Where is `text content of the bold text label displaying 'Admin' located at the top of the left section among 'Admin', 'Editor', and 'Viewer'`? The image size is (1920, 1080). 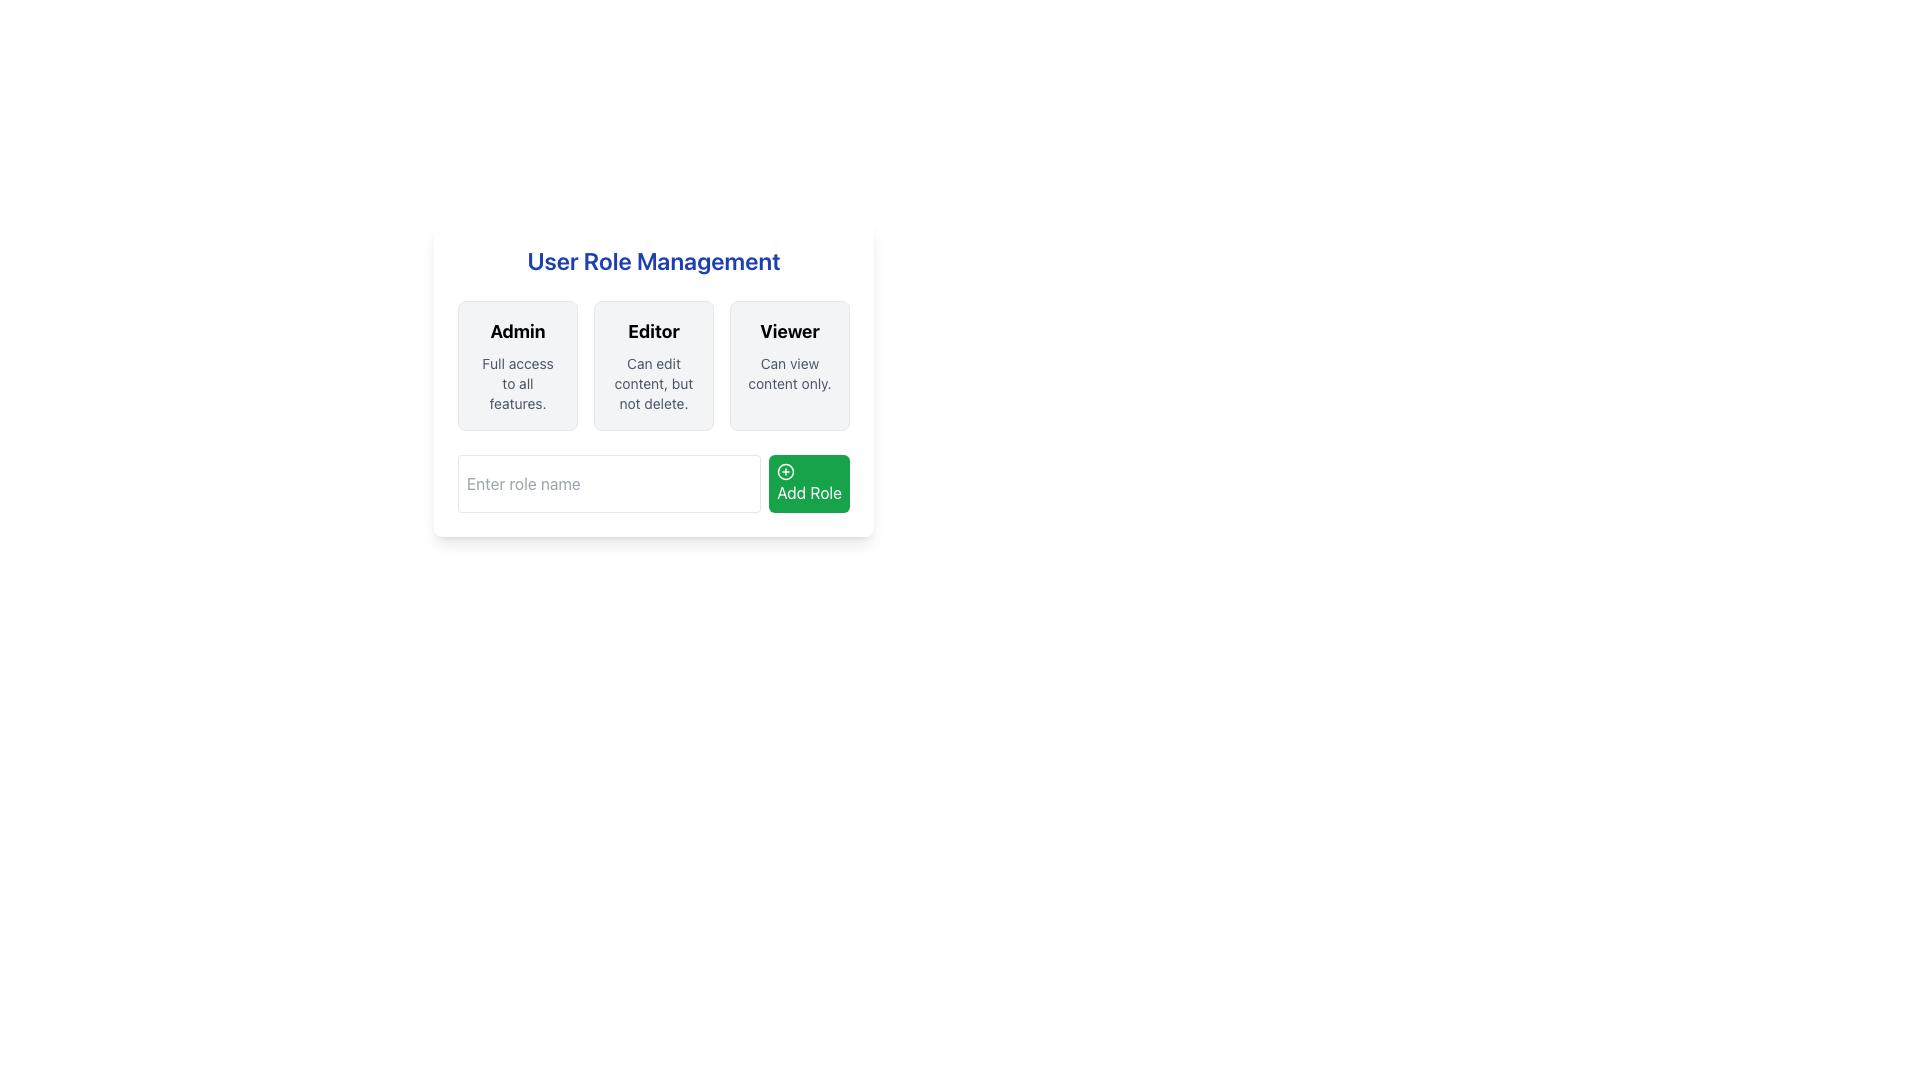
text content of the bold text label displaying 'Admin' located at the top of the left section among 'Admin', 'Editor', and 'Viewer' is located at coordinates (518, 330).